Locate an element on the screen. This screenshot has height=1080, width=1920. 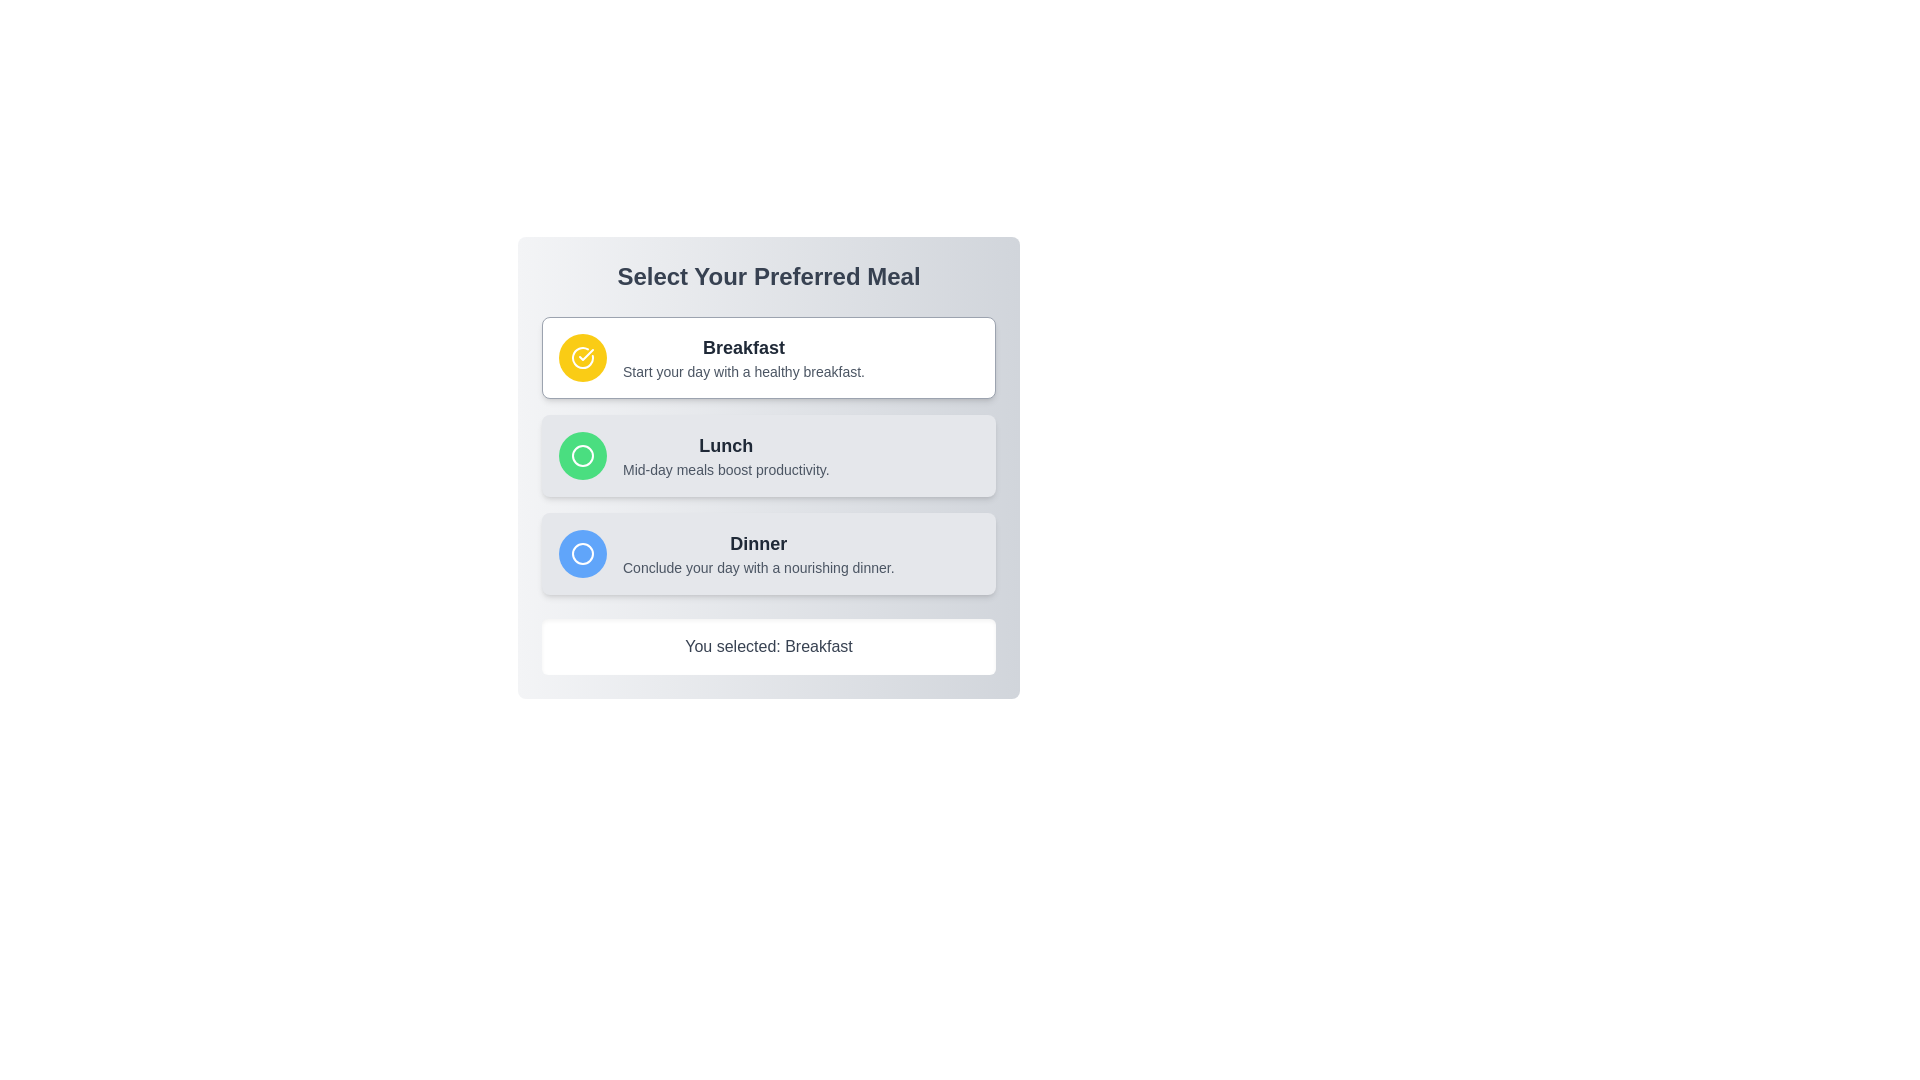
the Decorative icon (SVG circle) located within the green circular icon in the 'Lunch' option of the 'Select Your Preferred Meal' section is located at coordinates (581, 455).